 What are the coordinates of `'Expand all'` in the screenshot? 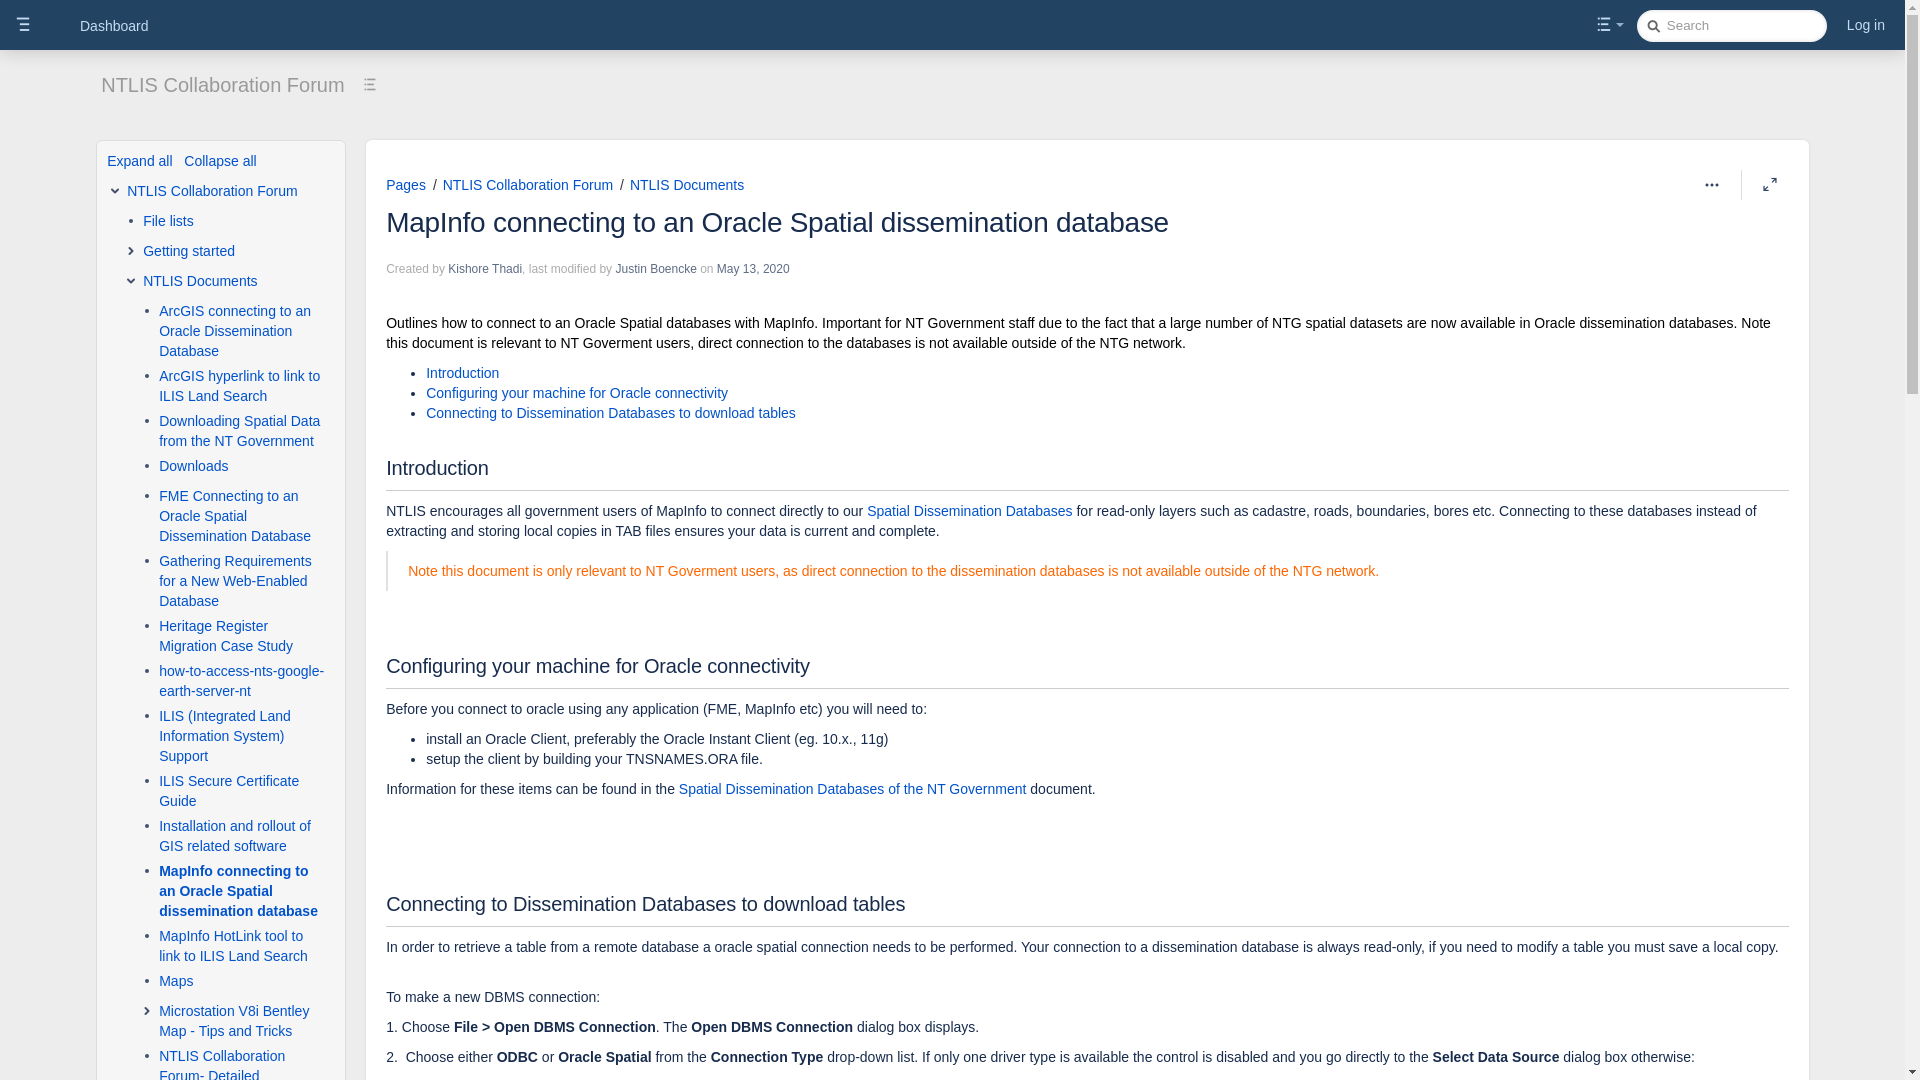 It's located at (138, 160).